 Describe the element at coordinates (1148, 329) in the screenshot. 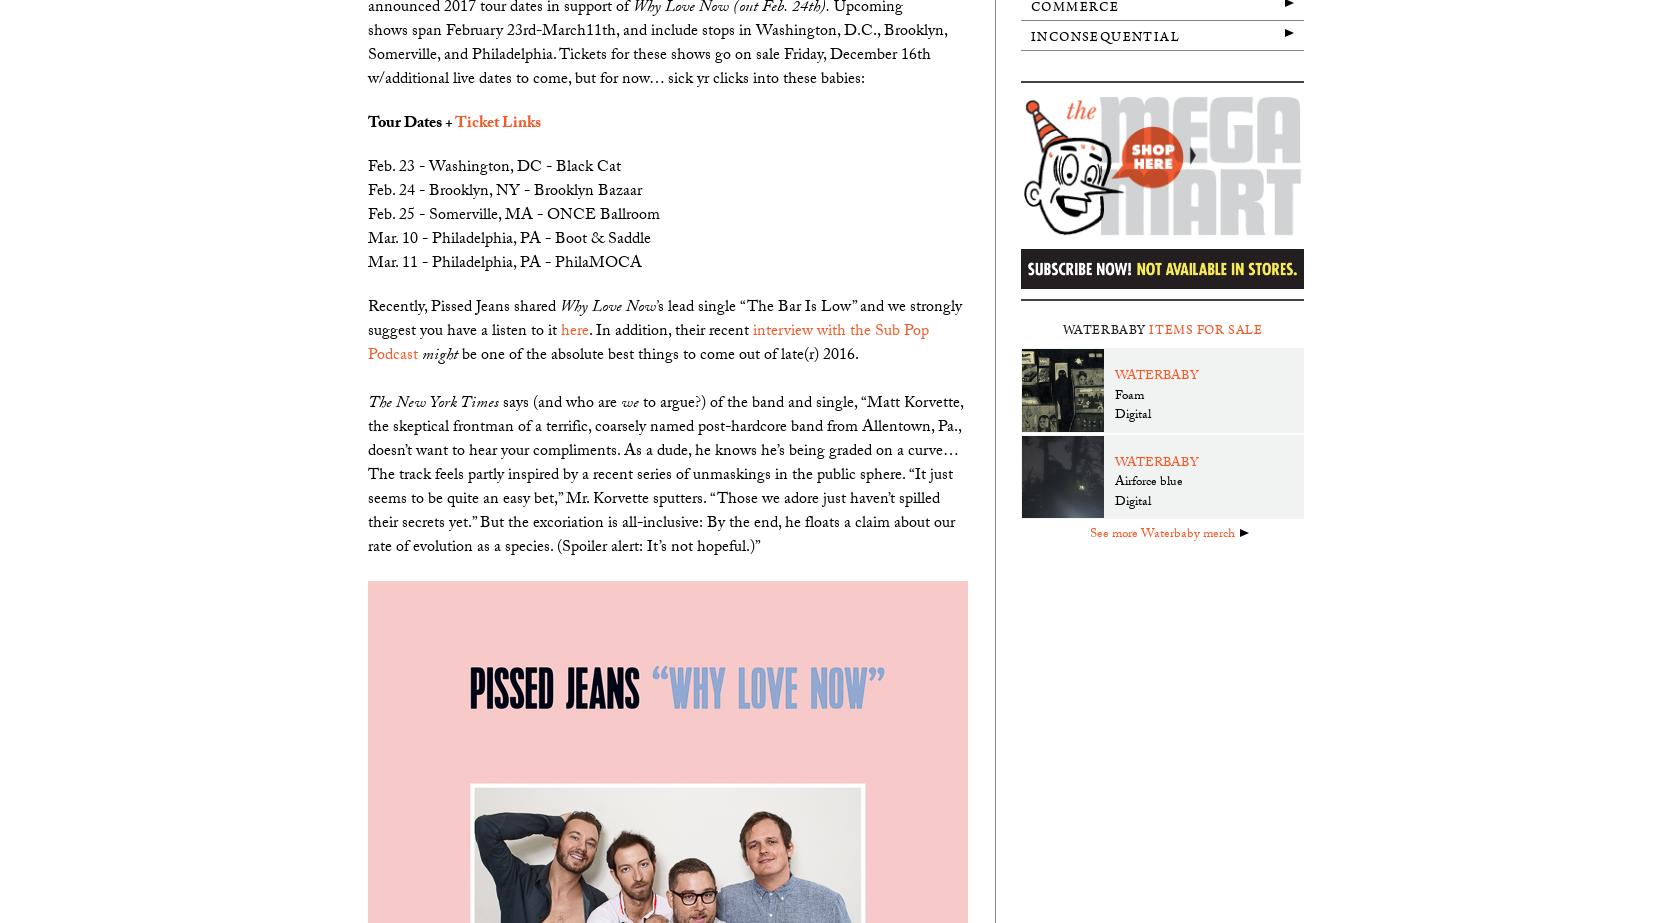

I see `'Items For Sale'` at that location.